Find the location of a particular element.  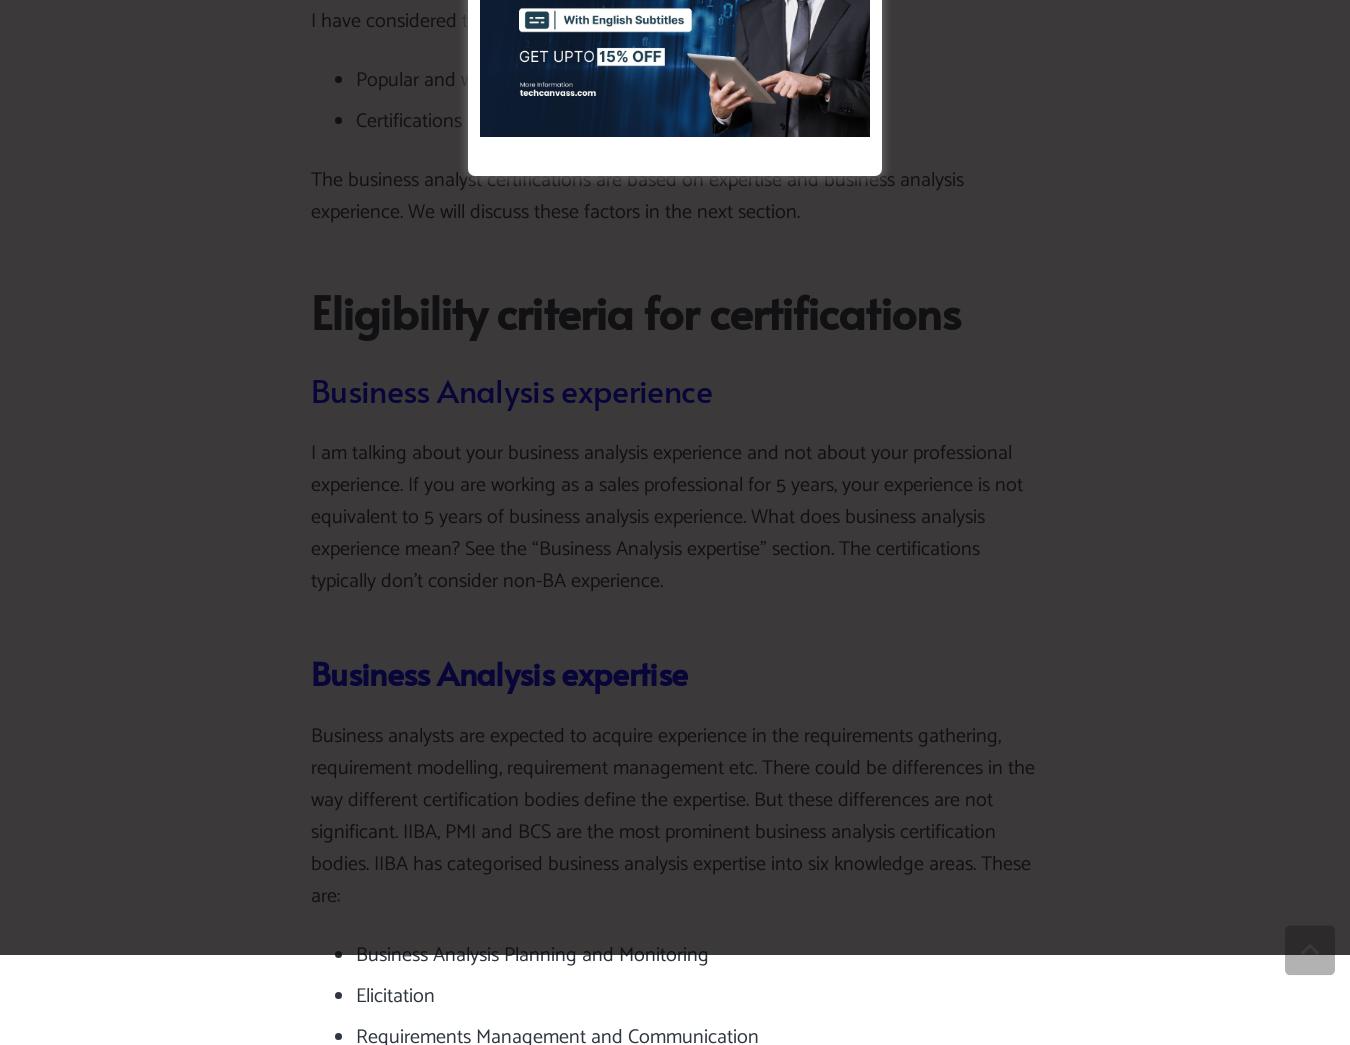

'I have considered the business analyst certifications on two counts:' is located at coordinates (586, 20).